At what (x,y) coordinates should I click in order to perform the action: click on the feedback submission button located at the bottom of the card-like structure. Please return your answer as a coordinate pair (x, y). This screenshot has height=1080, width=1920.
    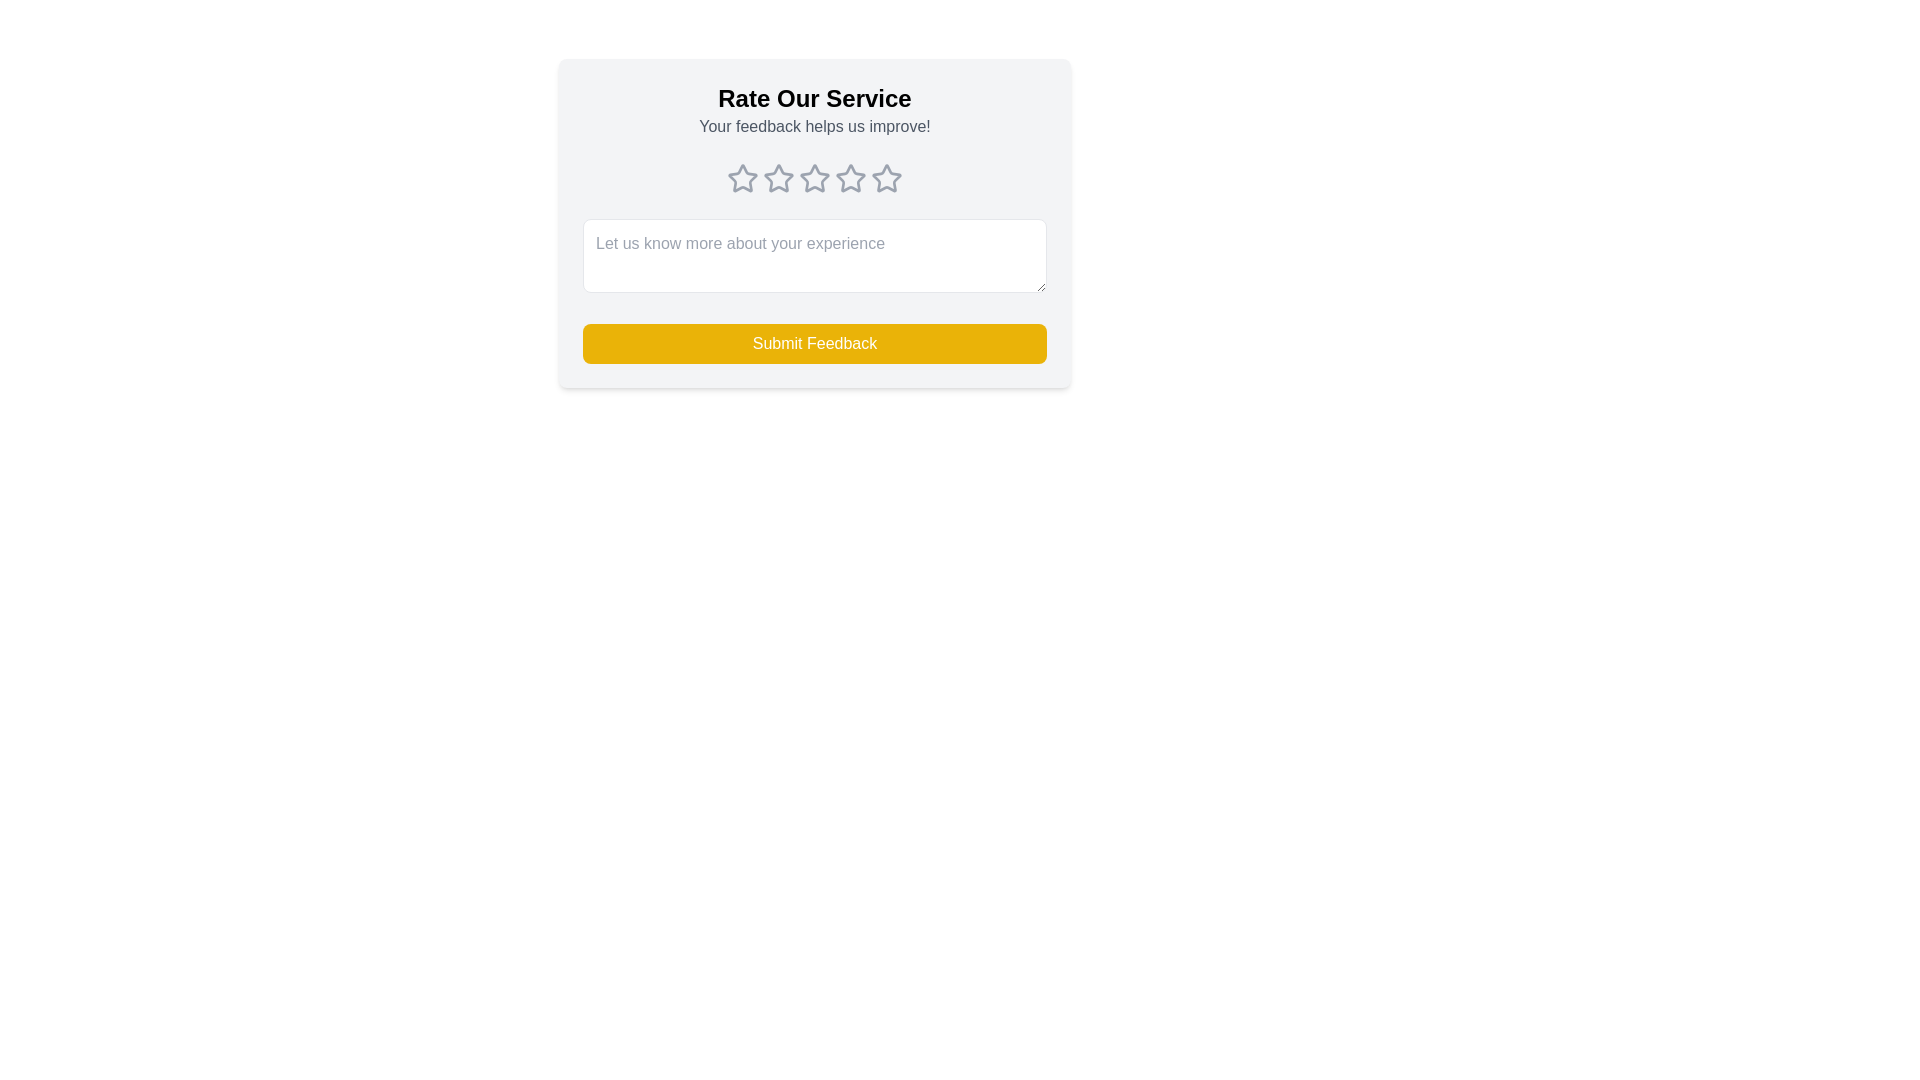
    Looking at the image, I should click on (815, 342).